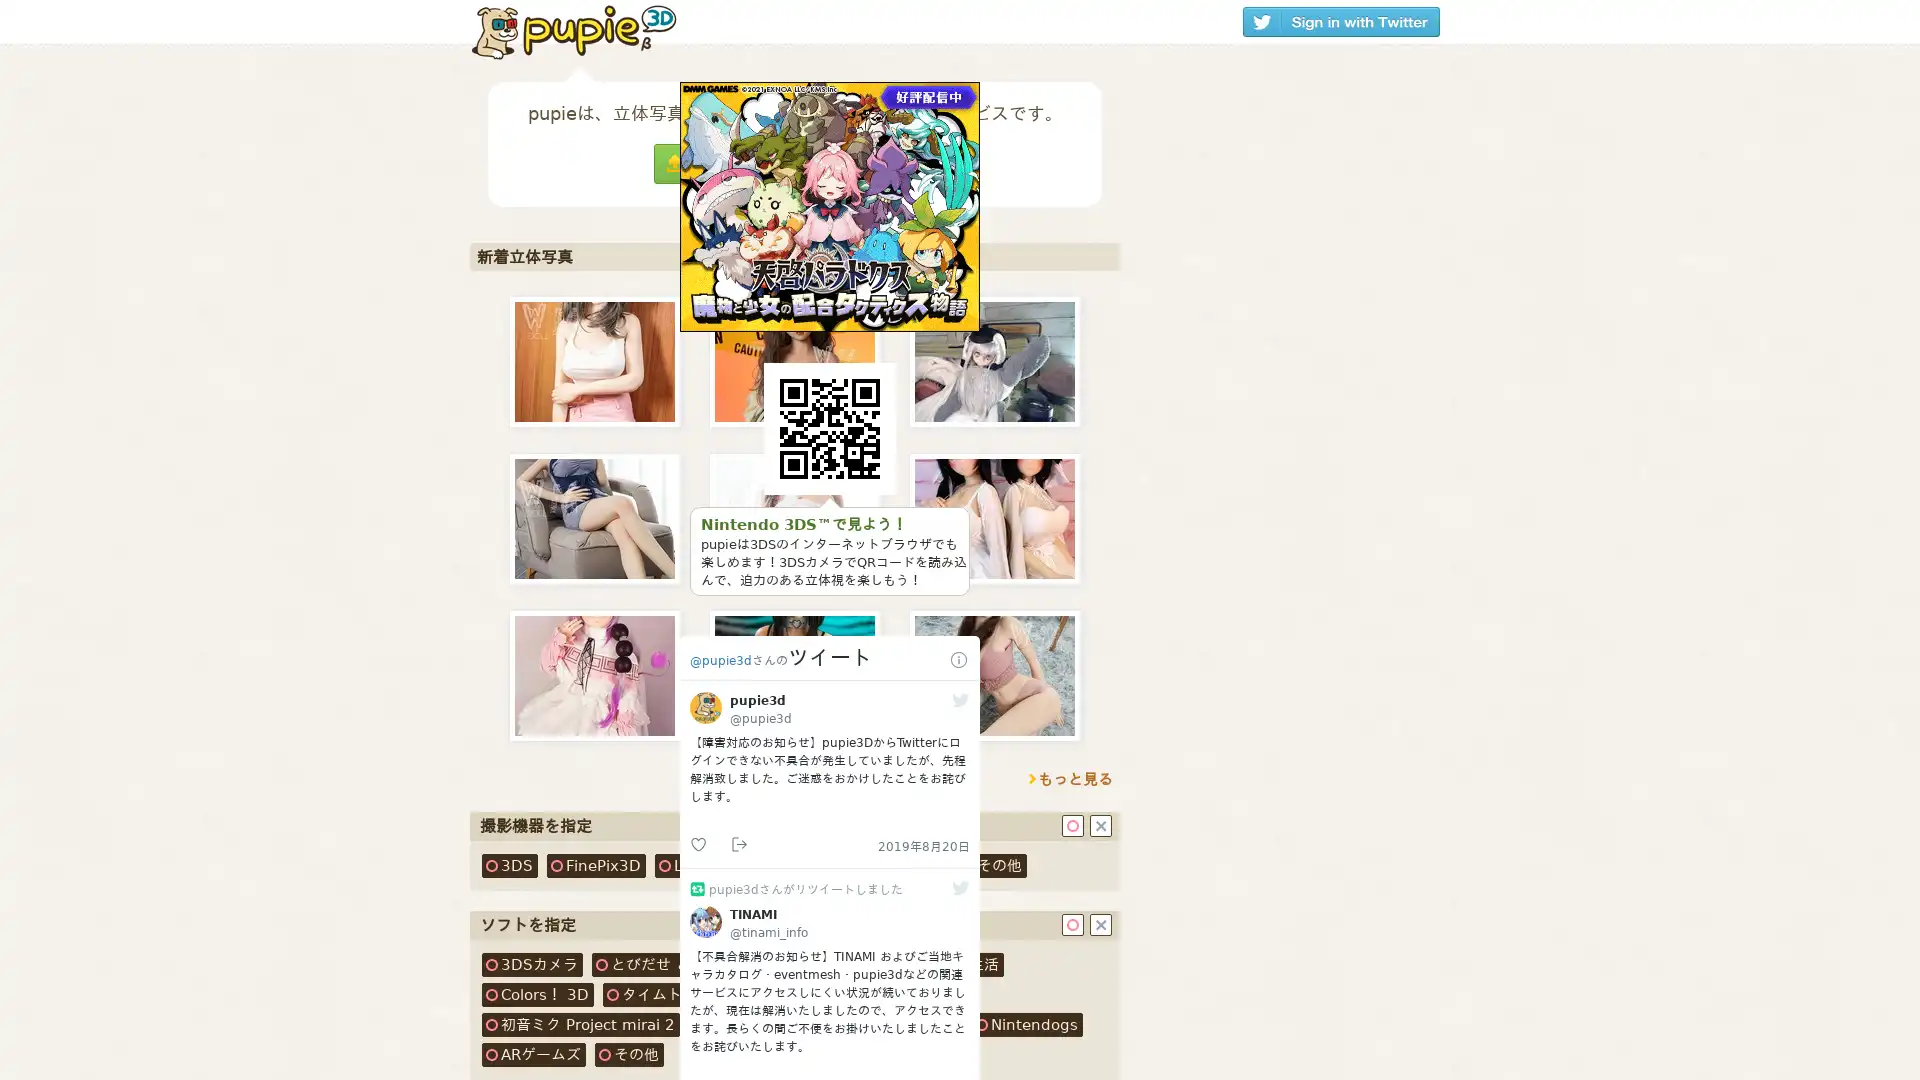 The height and width of the screenshot is (1080, 1920). I want to click on FinePix3D, so click(595, 865).